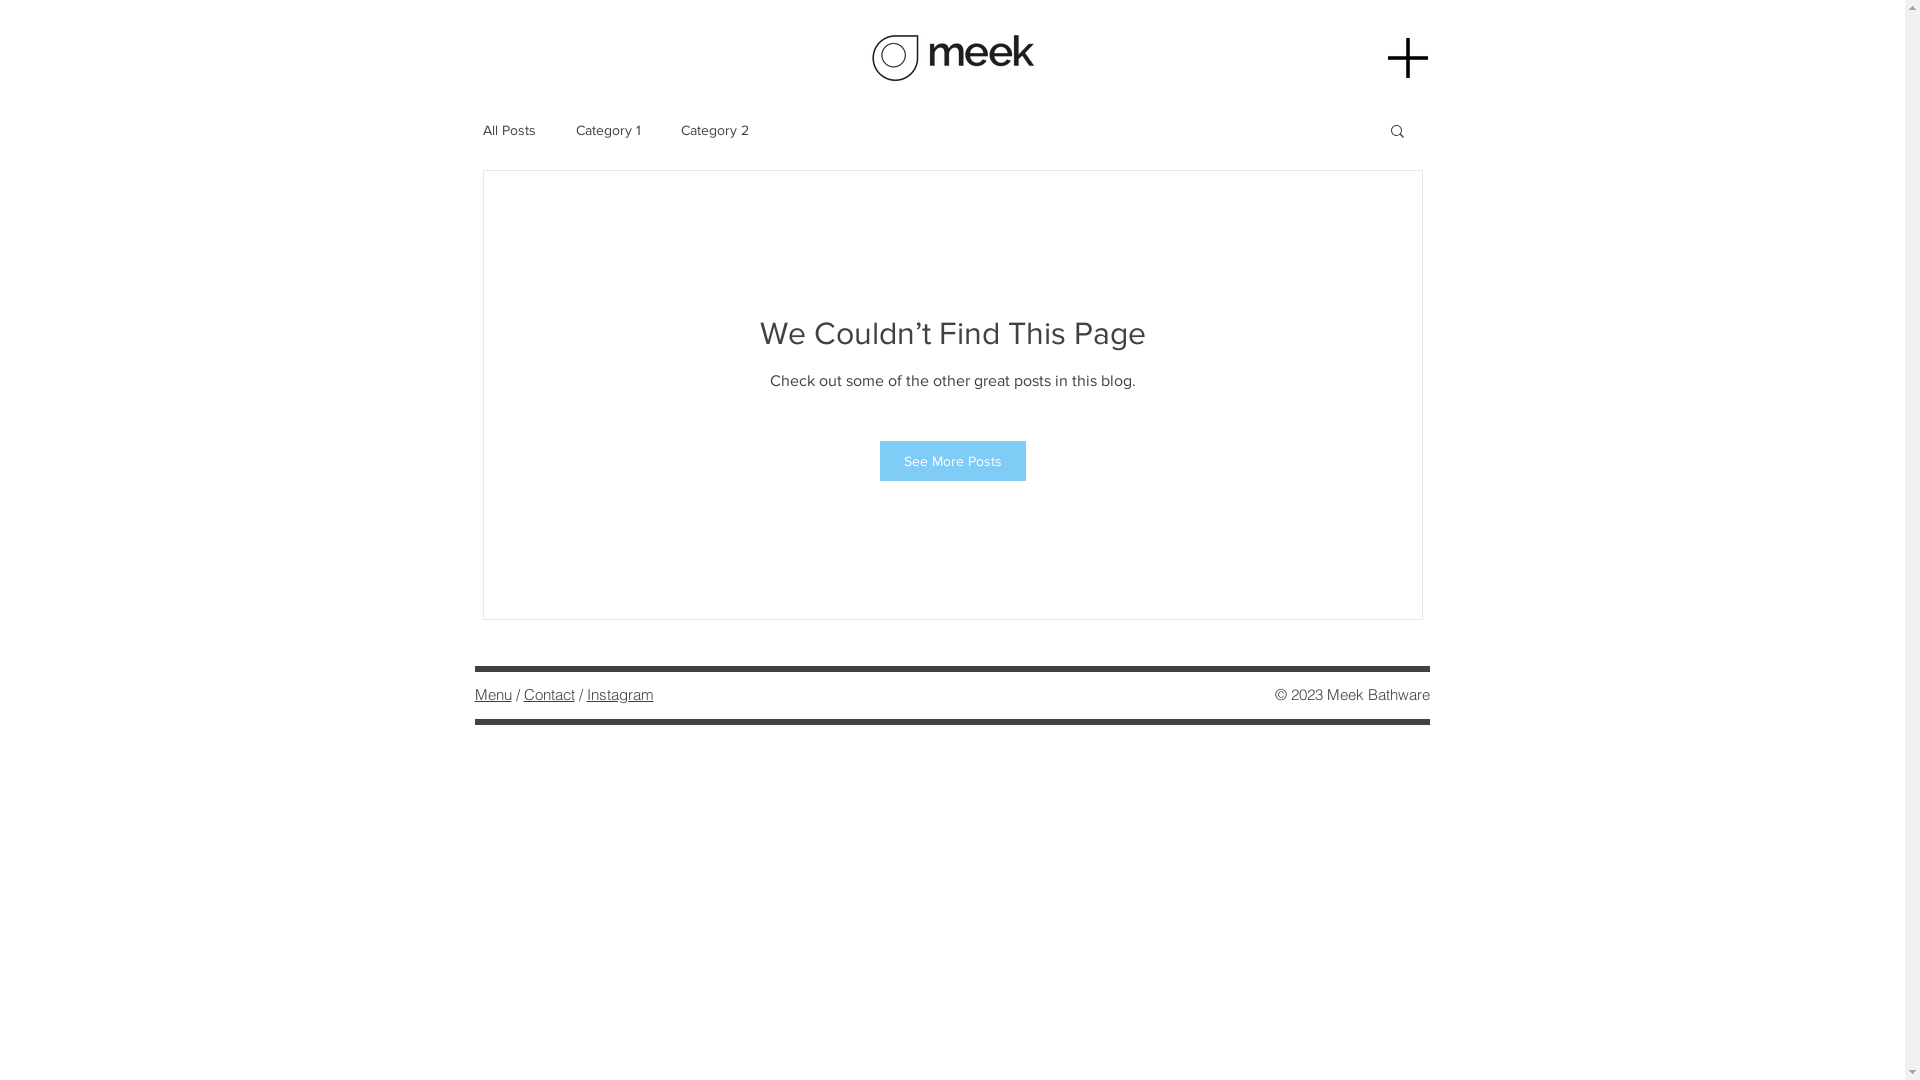 The height and width of the screenshot is (1080, 1920). Describe the element at coordinates (575, 130) in the screenshot. I see `'Category 1'` at that location.